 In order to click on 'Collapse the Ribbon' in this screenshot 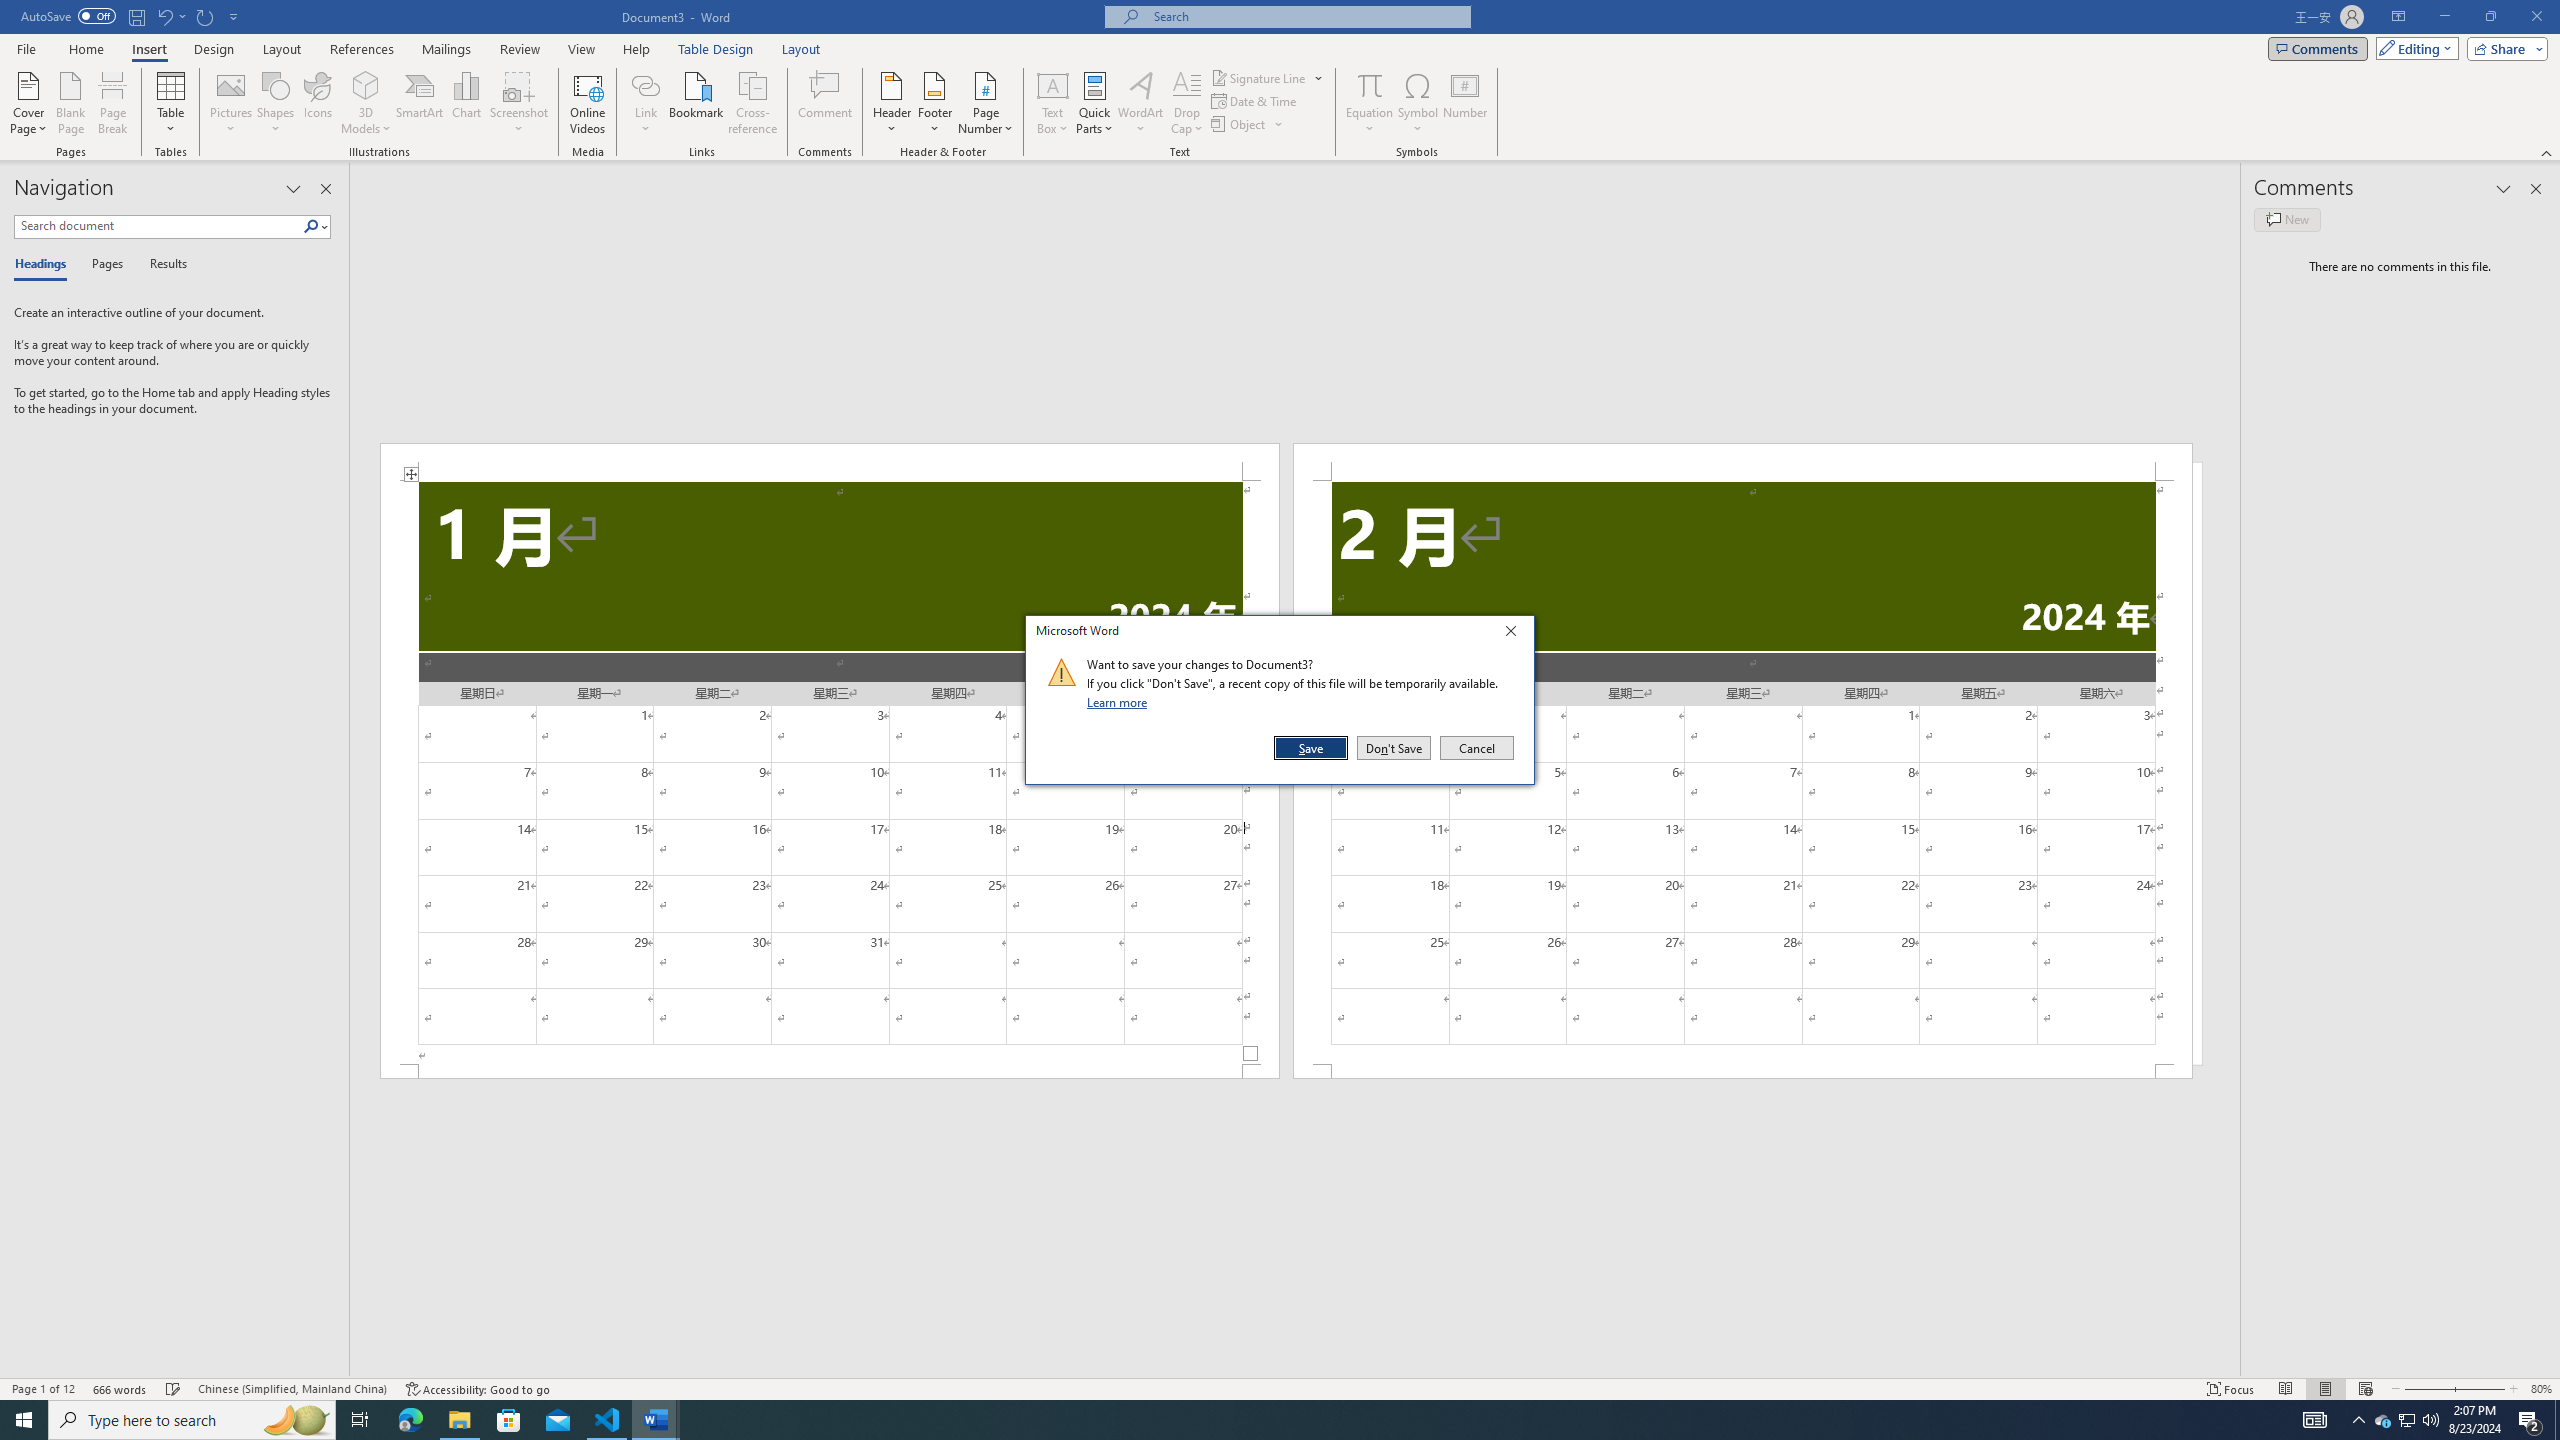, I will do `click(2547, 153)`.